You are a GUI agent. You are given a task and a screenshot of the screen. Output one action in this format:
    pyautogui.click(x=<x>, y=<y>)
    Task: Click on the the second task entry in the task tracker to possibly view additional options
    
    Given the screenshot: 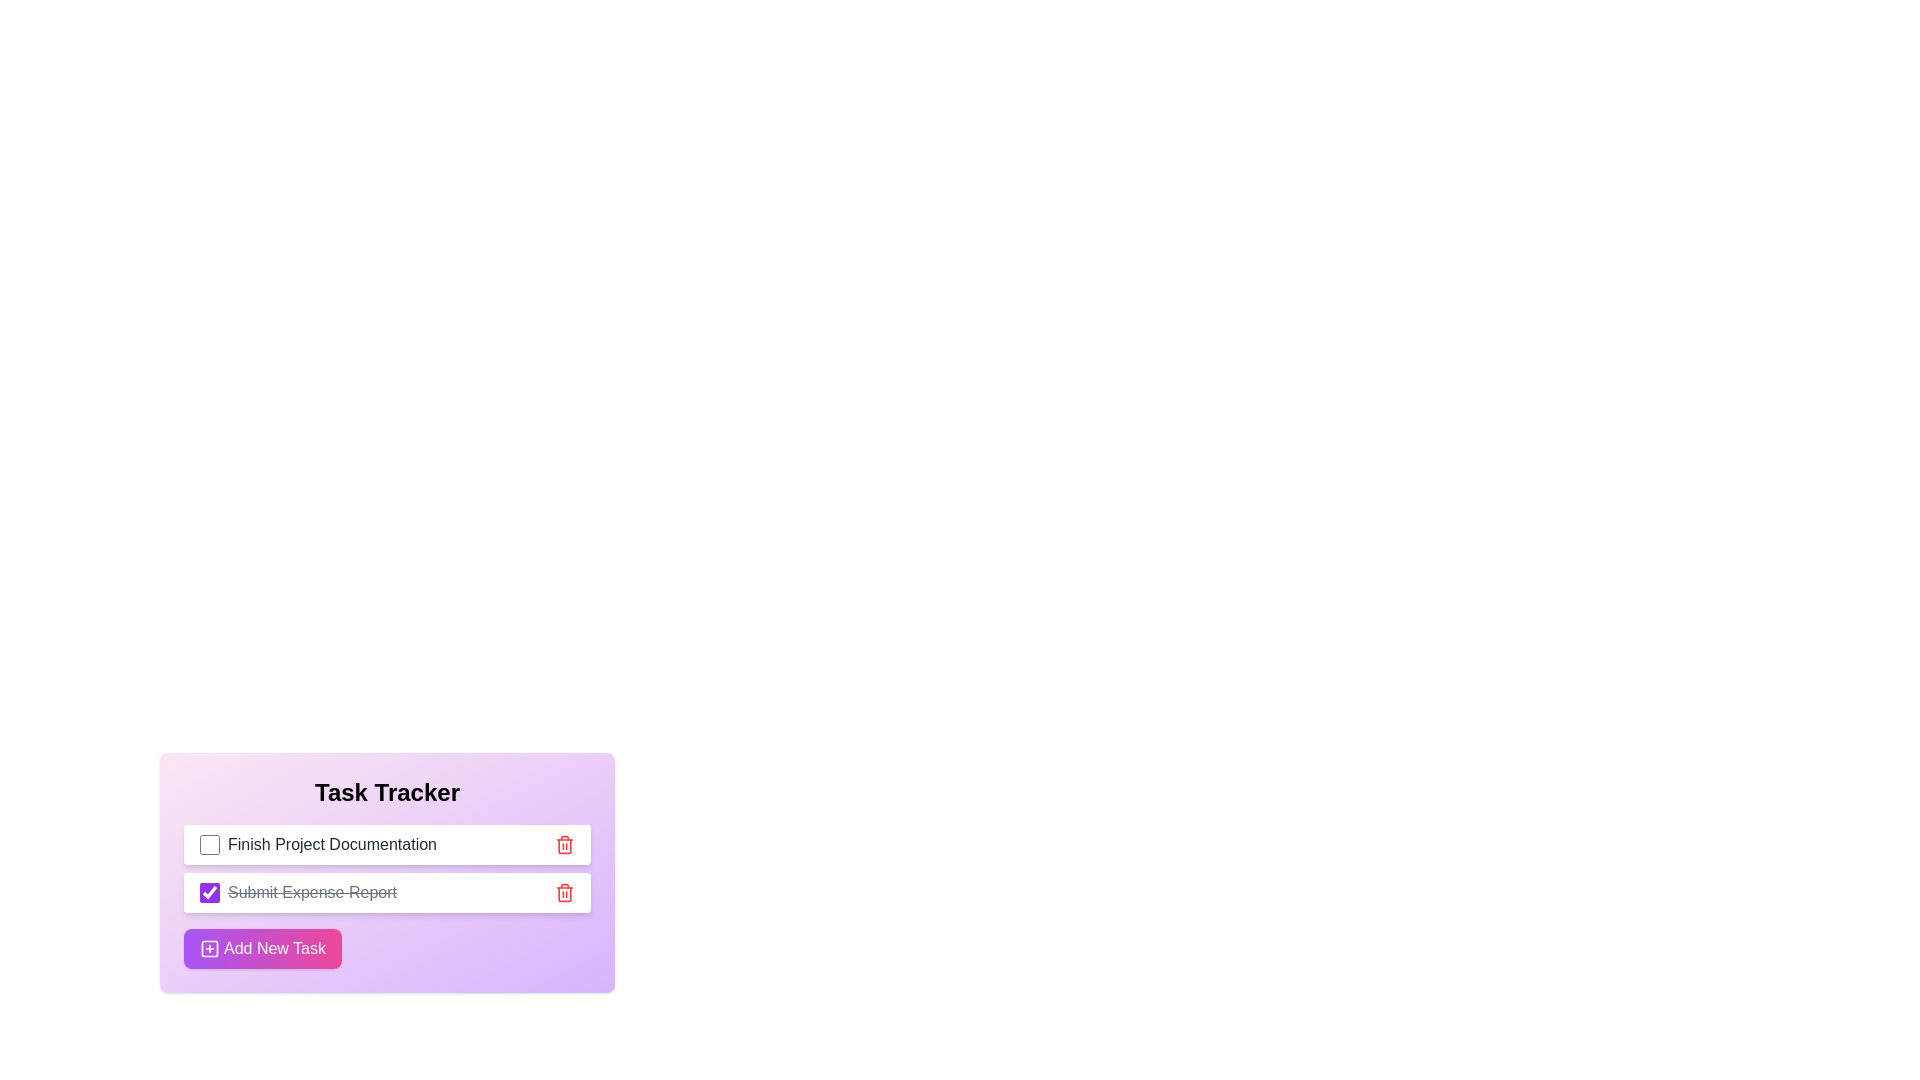 What is the action you would take?
    pyautogui.click(x=387, y=871)
    